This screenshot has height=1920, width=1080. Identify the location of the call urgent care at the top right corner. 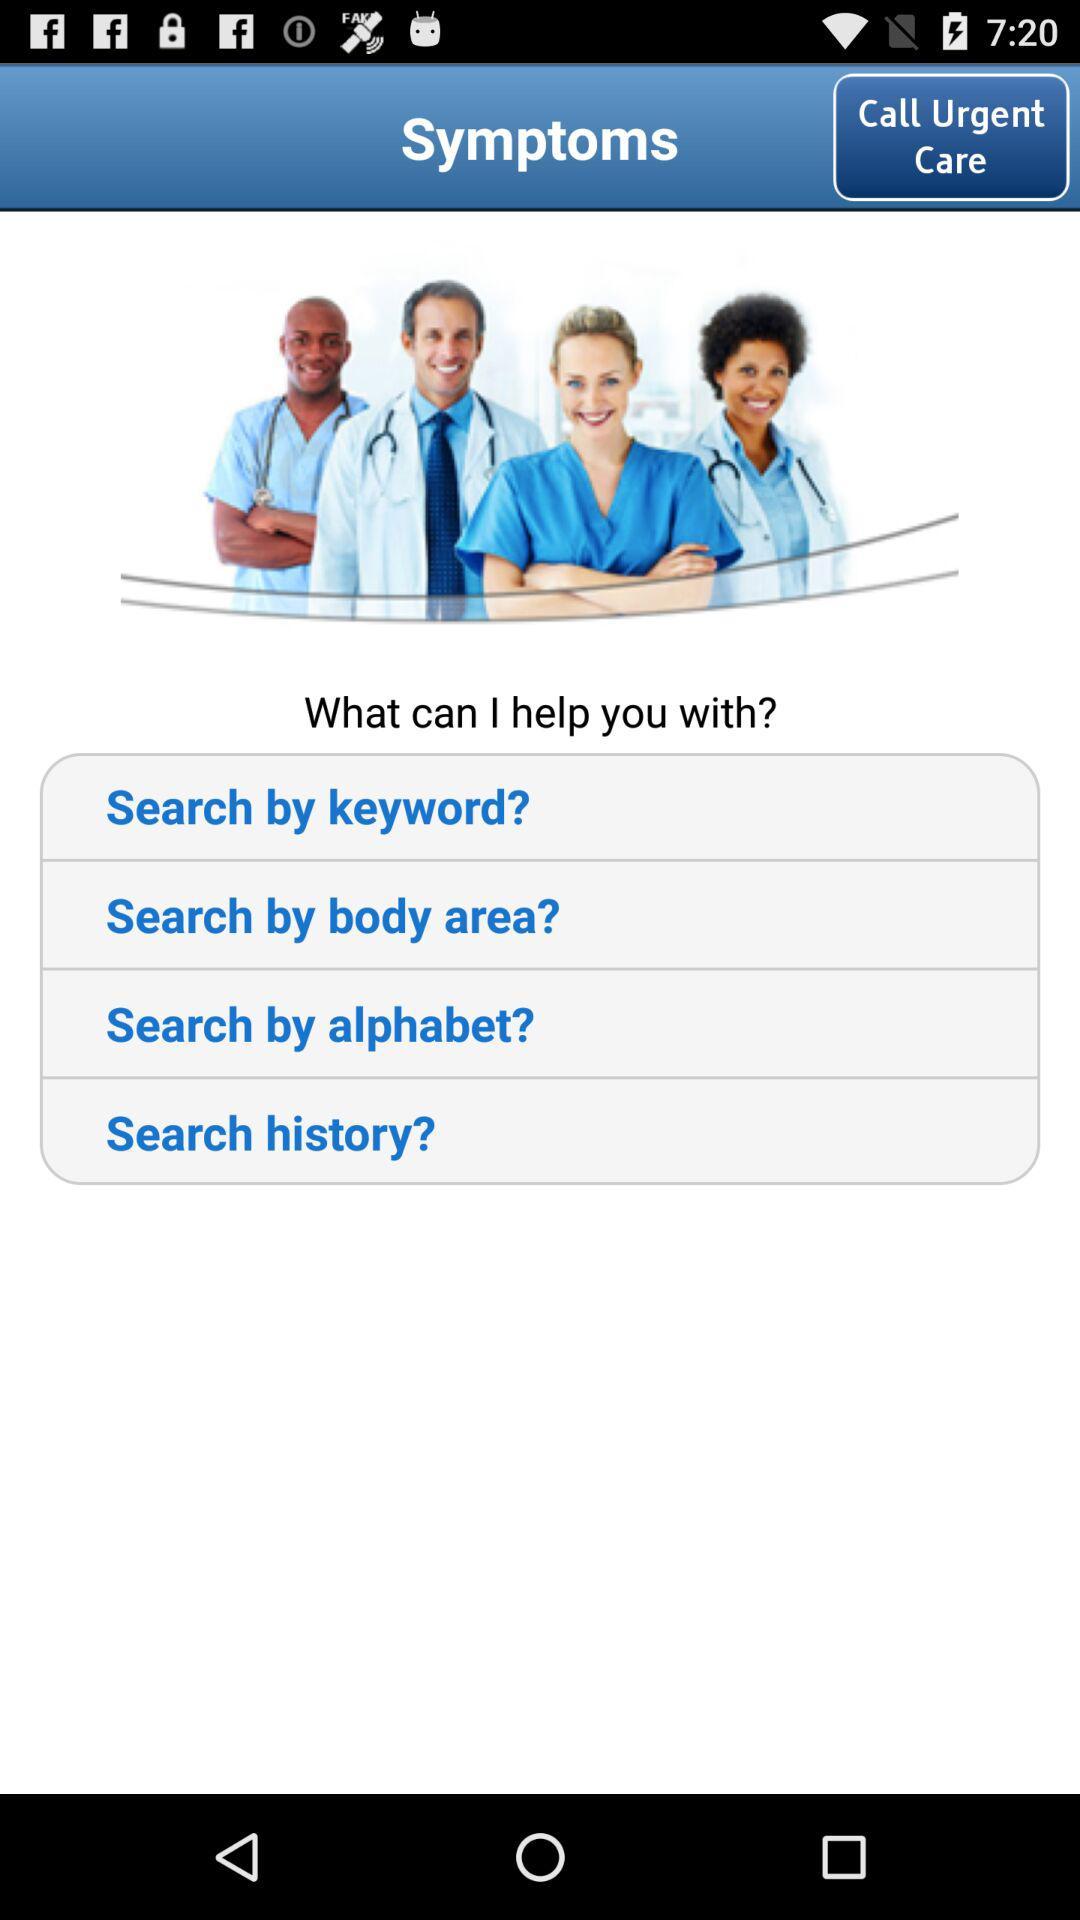
(950, 136).